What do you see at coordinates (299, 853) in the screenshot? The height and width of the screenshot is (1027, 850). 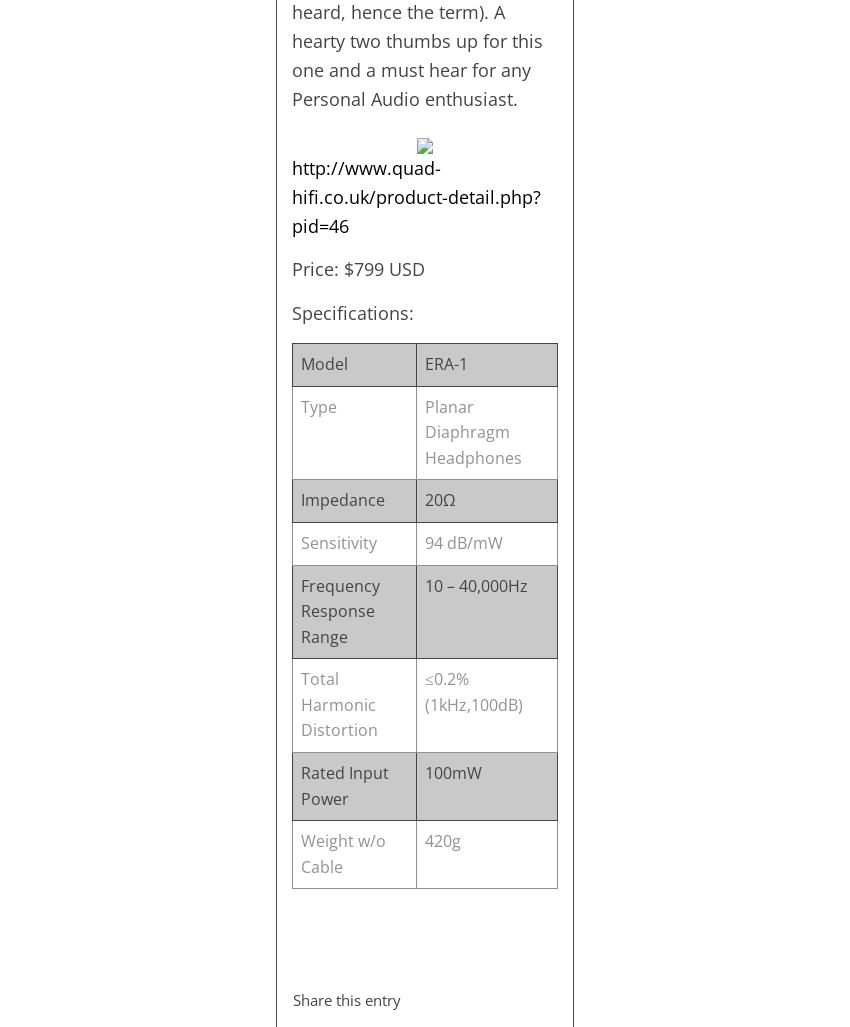 I see `'Weight w/o Cable'` at bounding box center [299, 853].